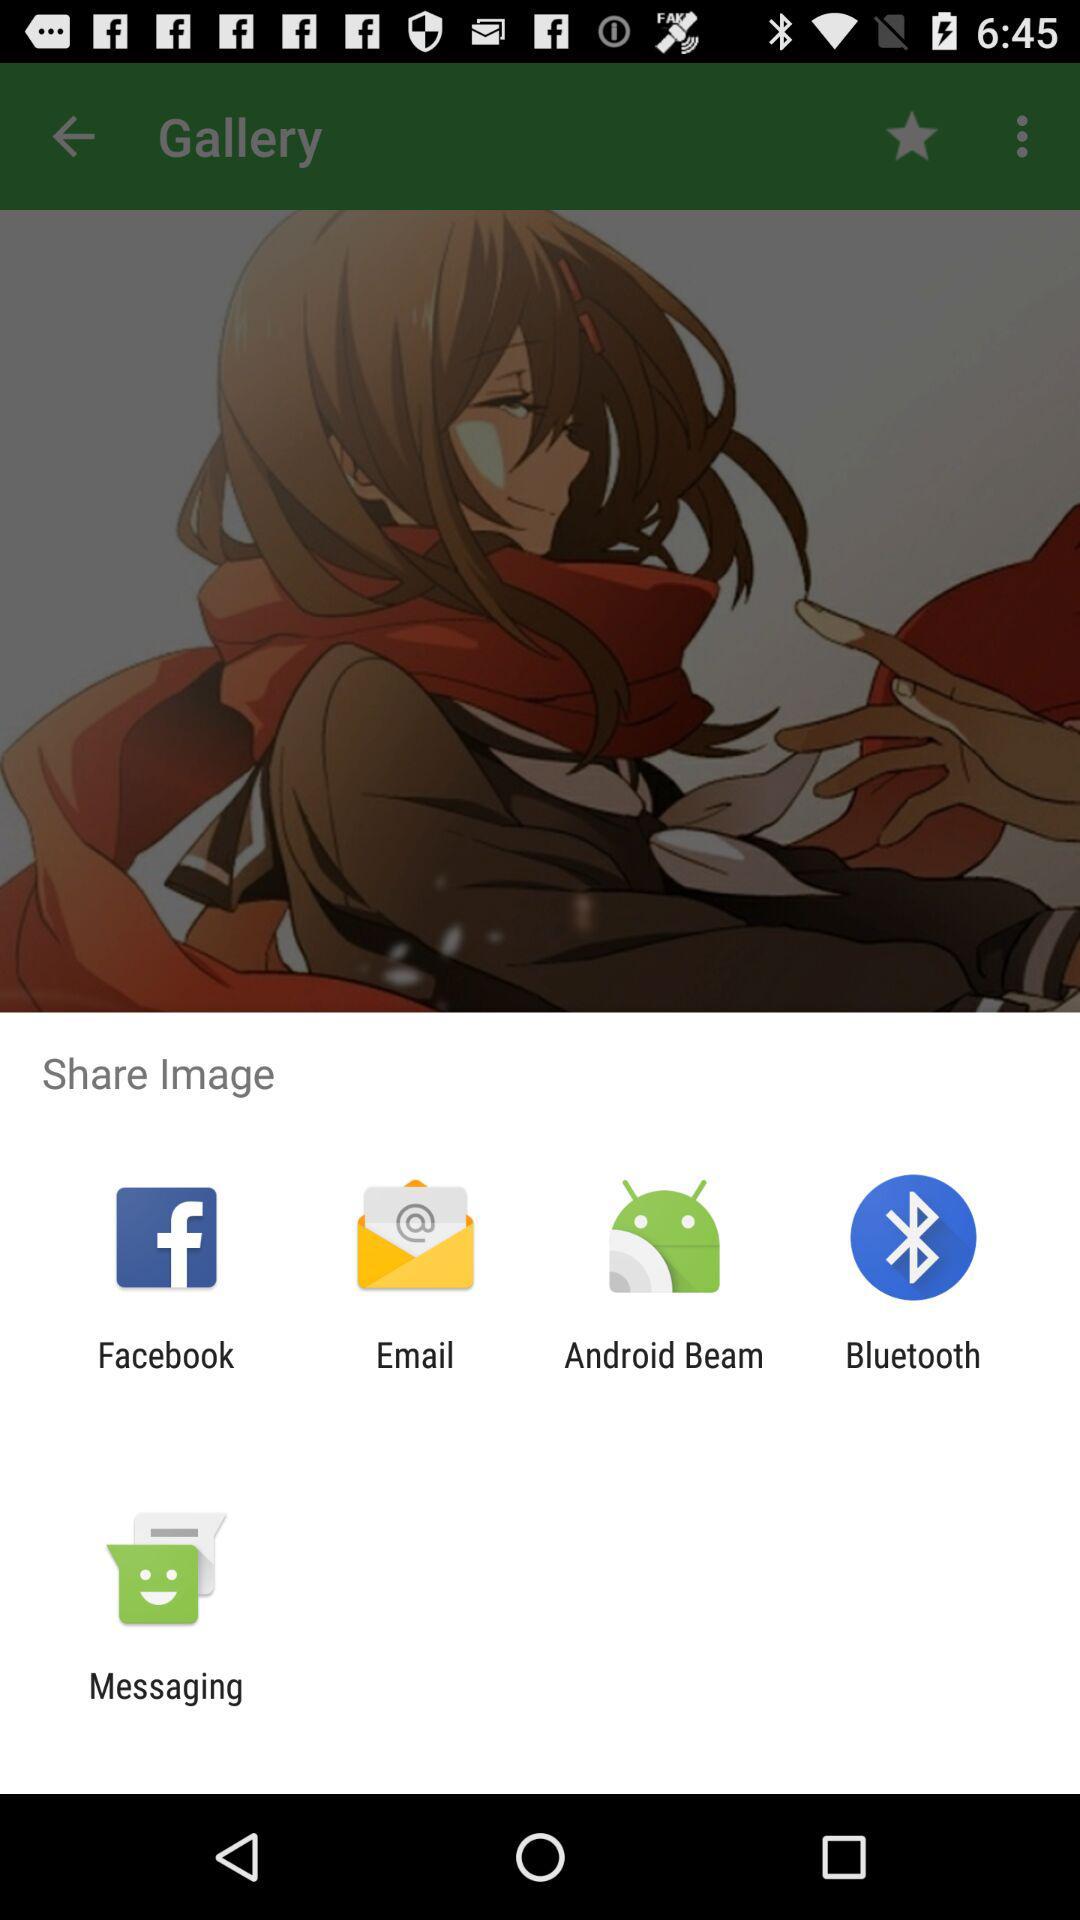  Describe the element at coordinates (913, 1374) in the screenshot. I see `the item next to android beam app` at that location.